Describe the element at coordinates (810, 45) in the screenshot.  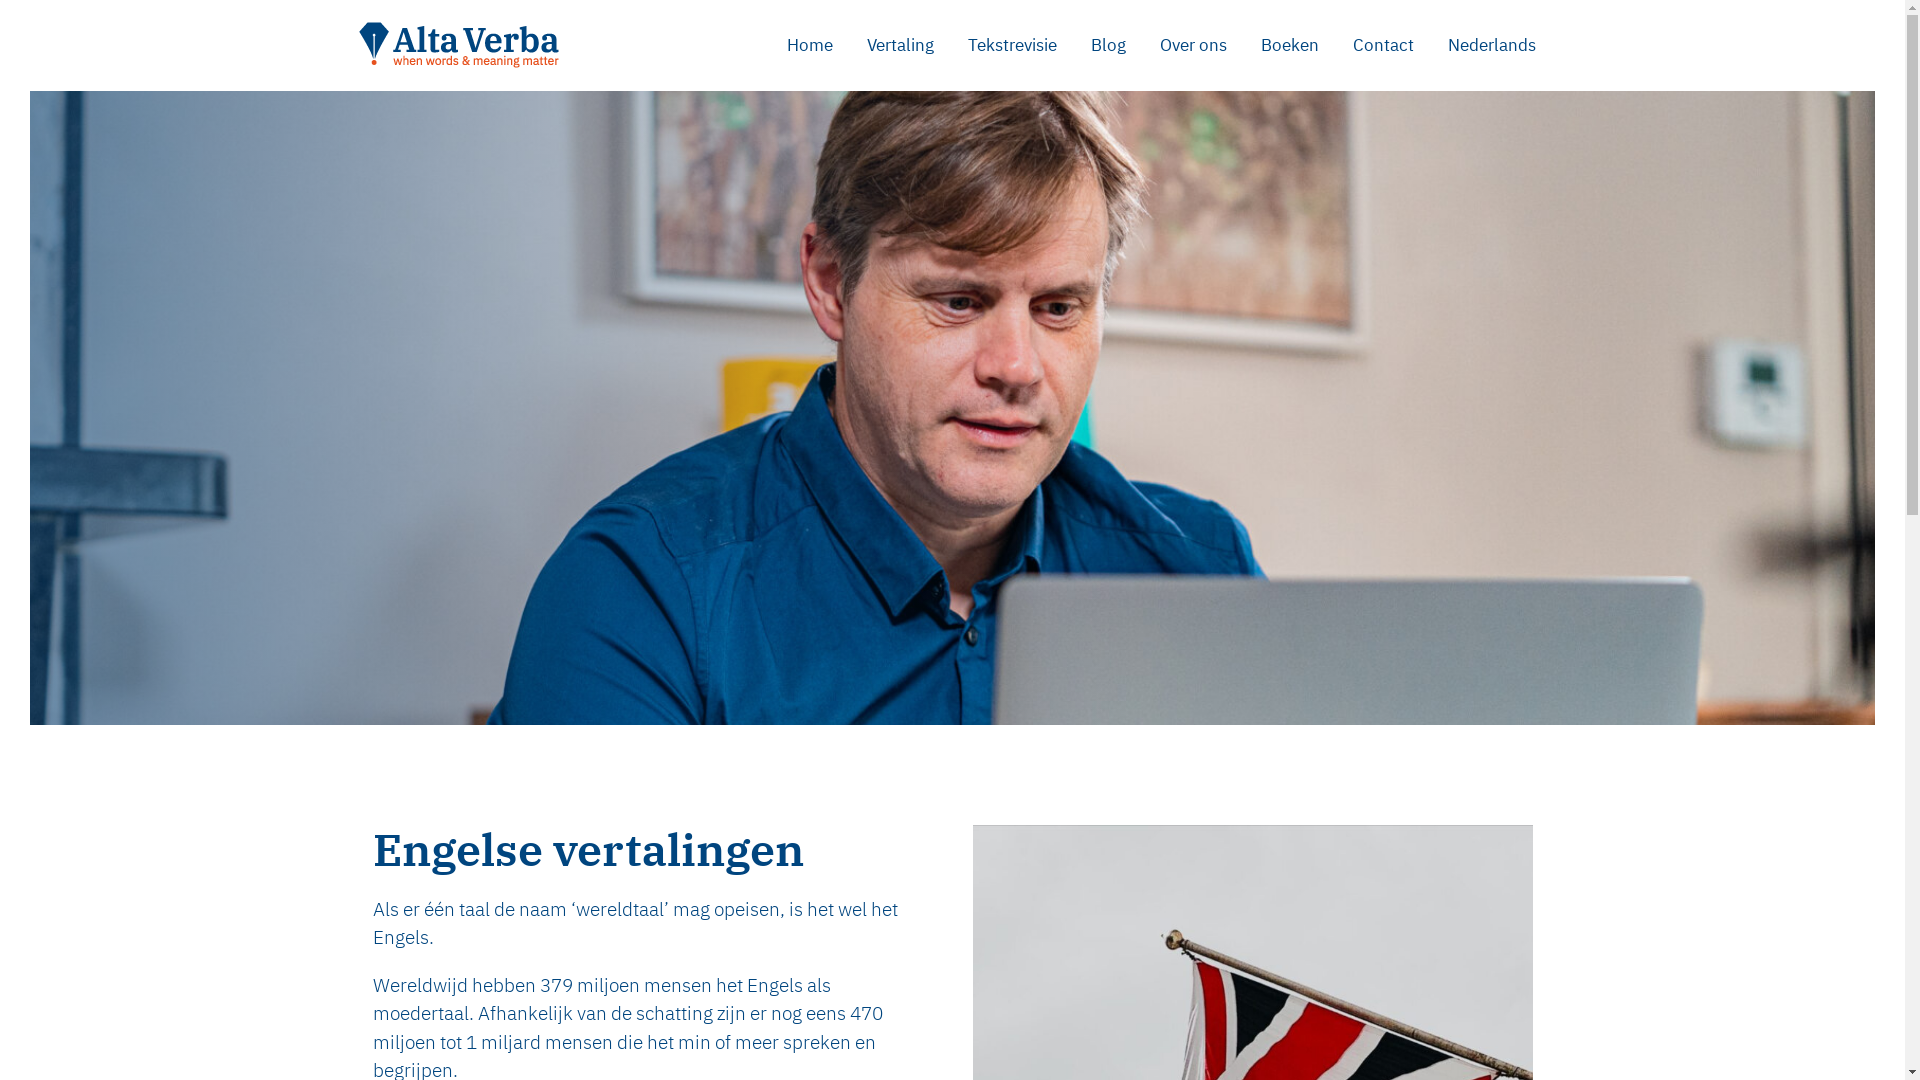
I see `'Home'` at that location.